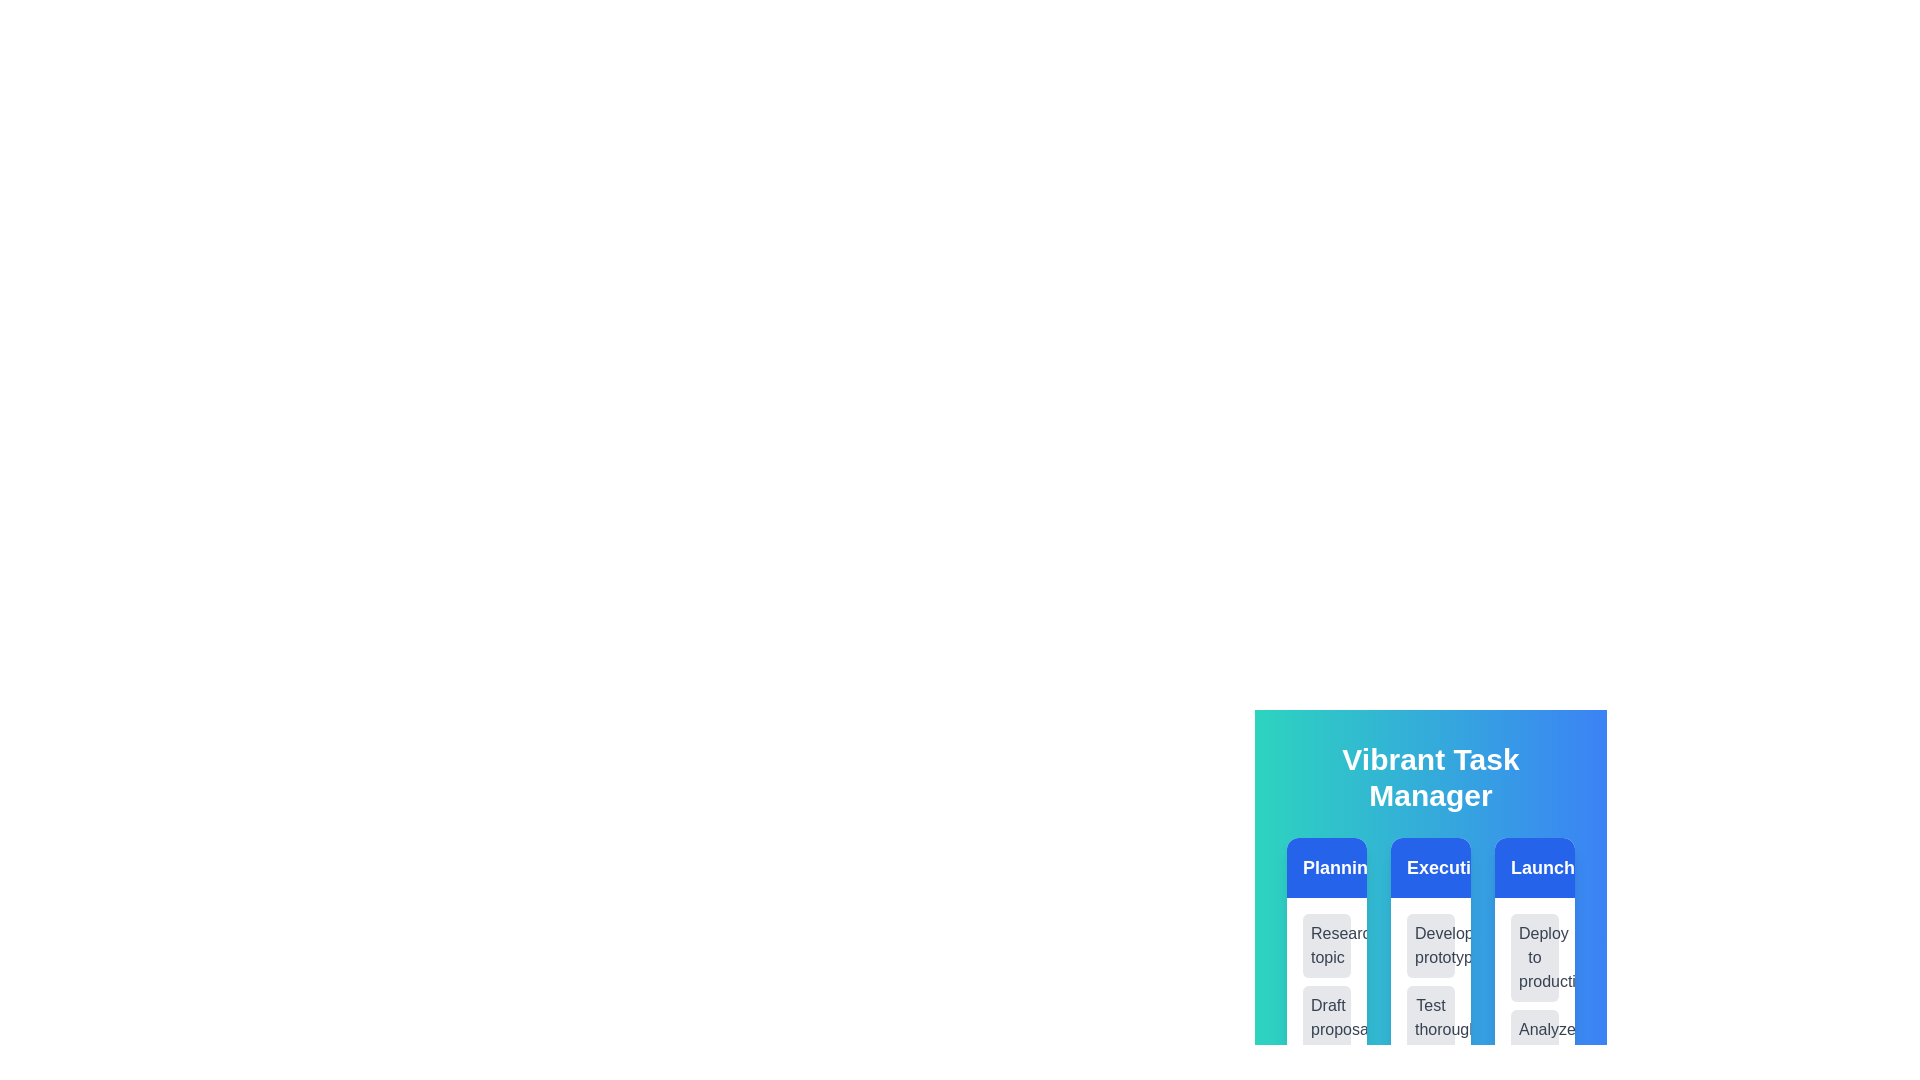  Describe the element at coordinates (1429, 945) in the screenshot. I see `task information displayed in the text box labeled 'Develop prototype', which is the first item in the 'Execute' section of the task list` at that location.